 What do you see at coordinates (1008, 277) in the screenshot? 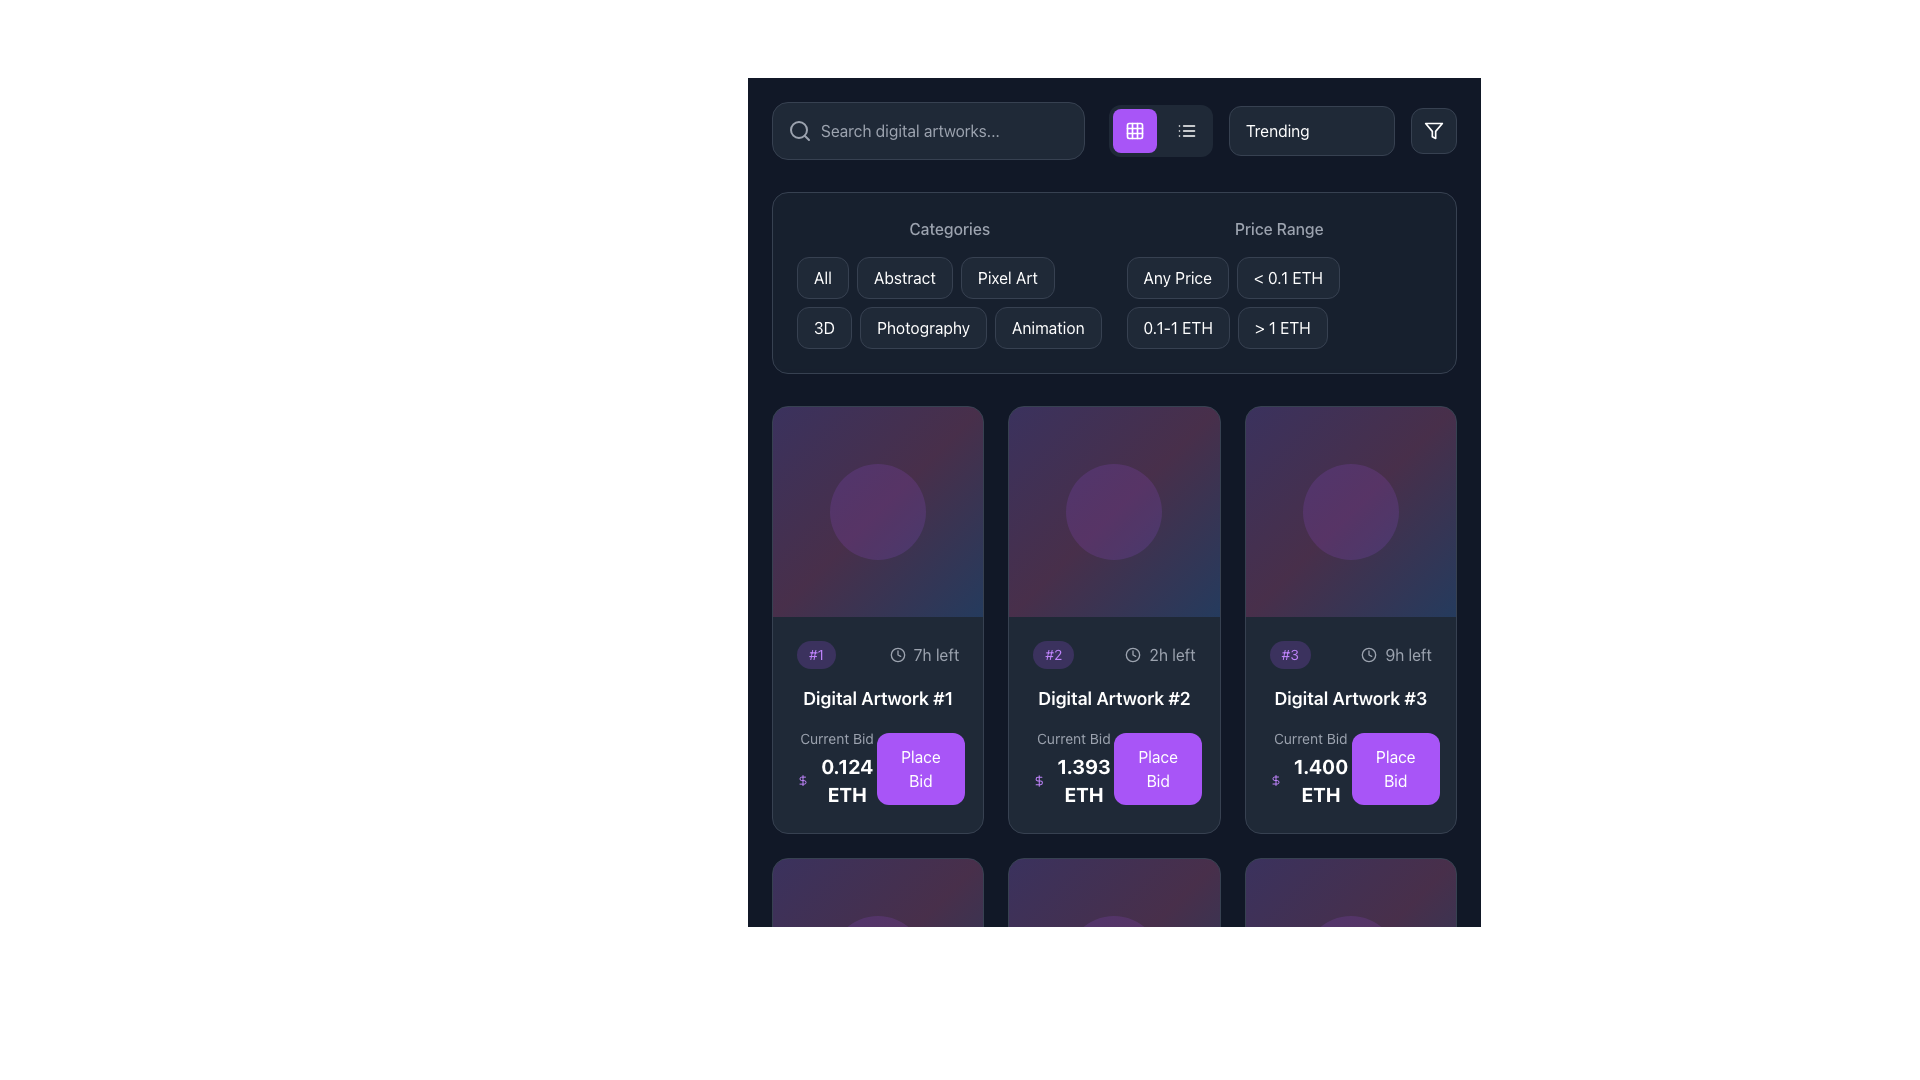
I see `the 'Pixel Art' category filter button` at bounding box center [1008, 277].